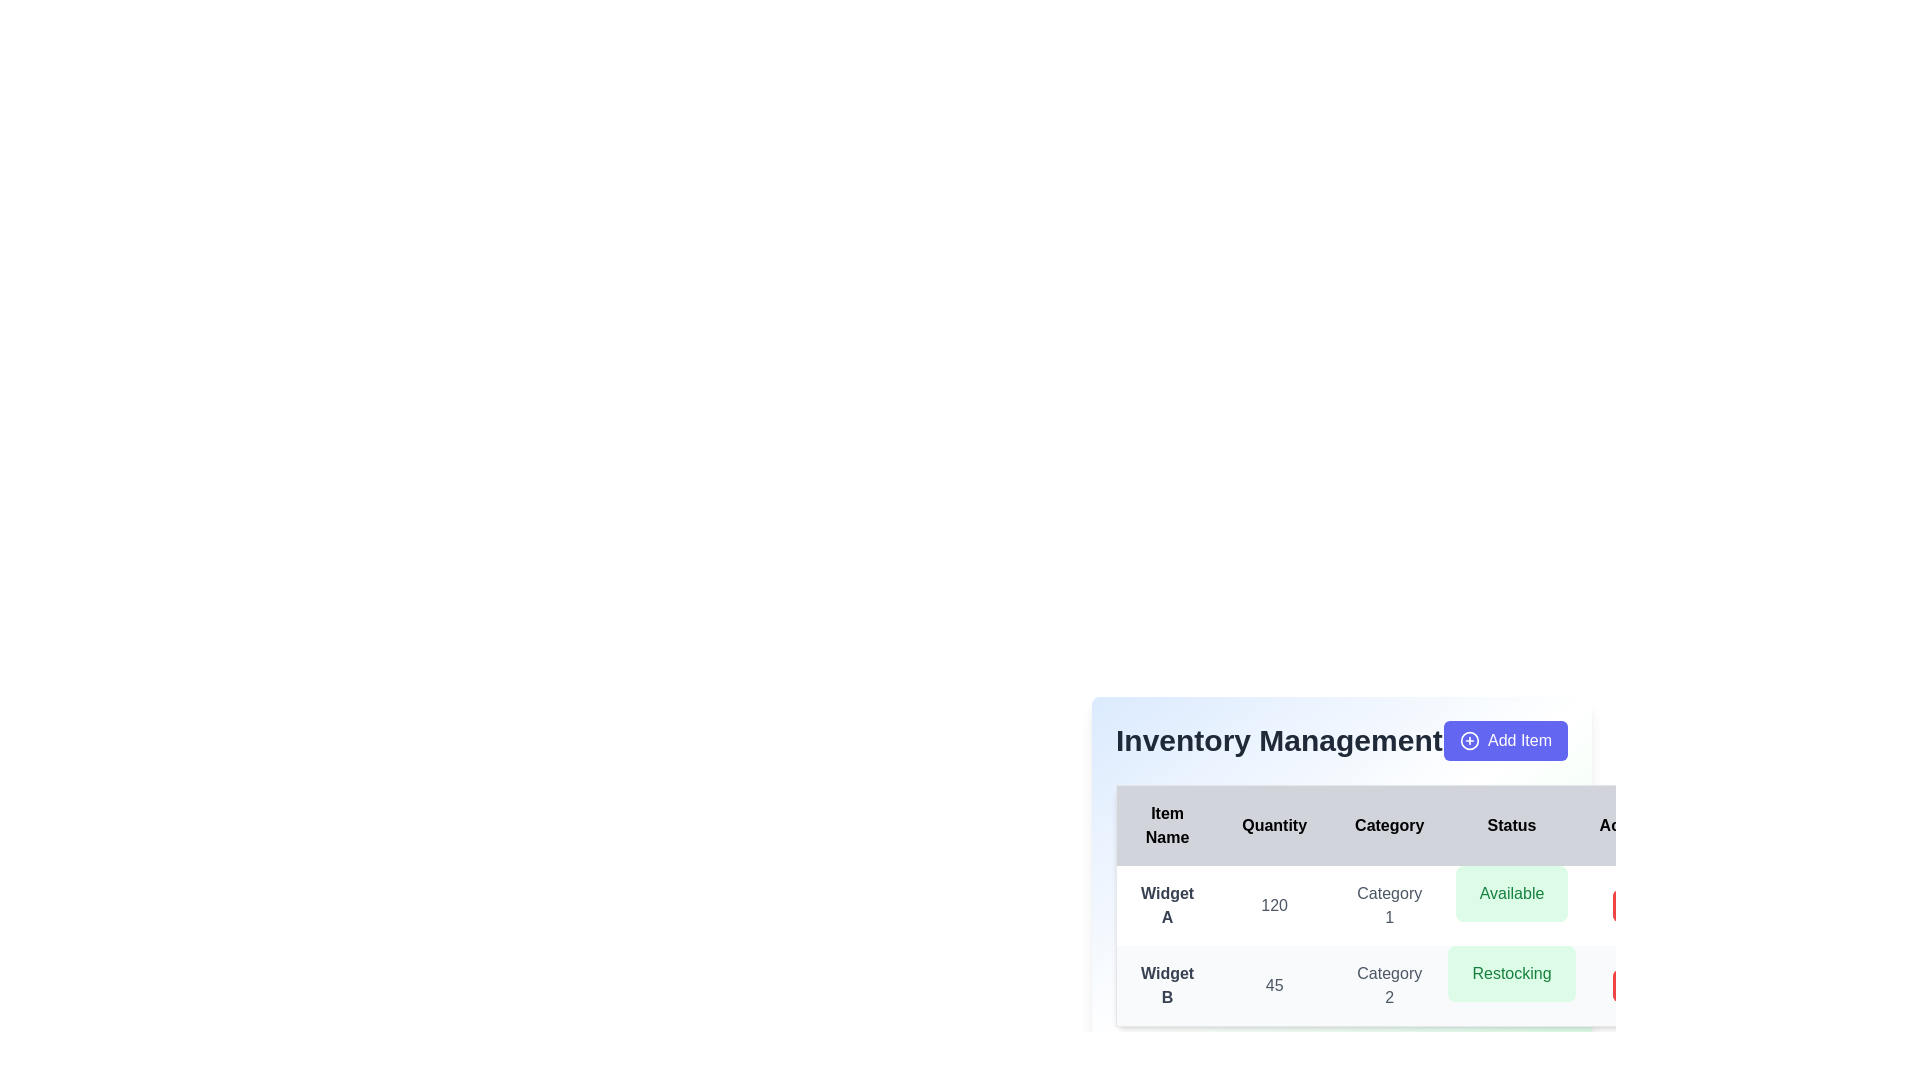 The width and height of the screenshot is (1920, 1080). What do you see at coordinates (1388, 825) in the screenshot?
I see `the 'Category' text header` at bounding box center [1388, 825].